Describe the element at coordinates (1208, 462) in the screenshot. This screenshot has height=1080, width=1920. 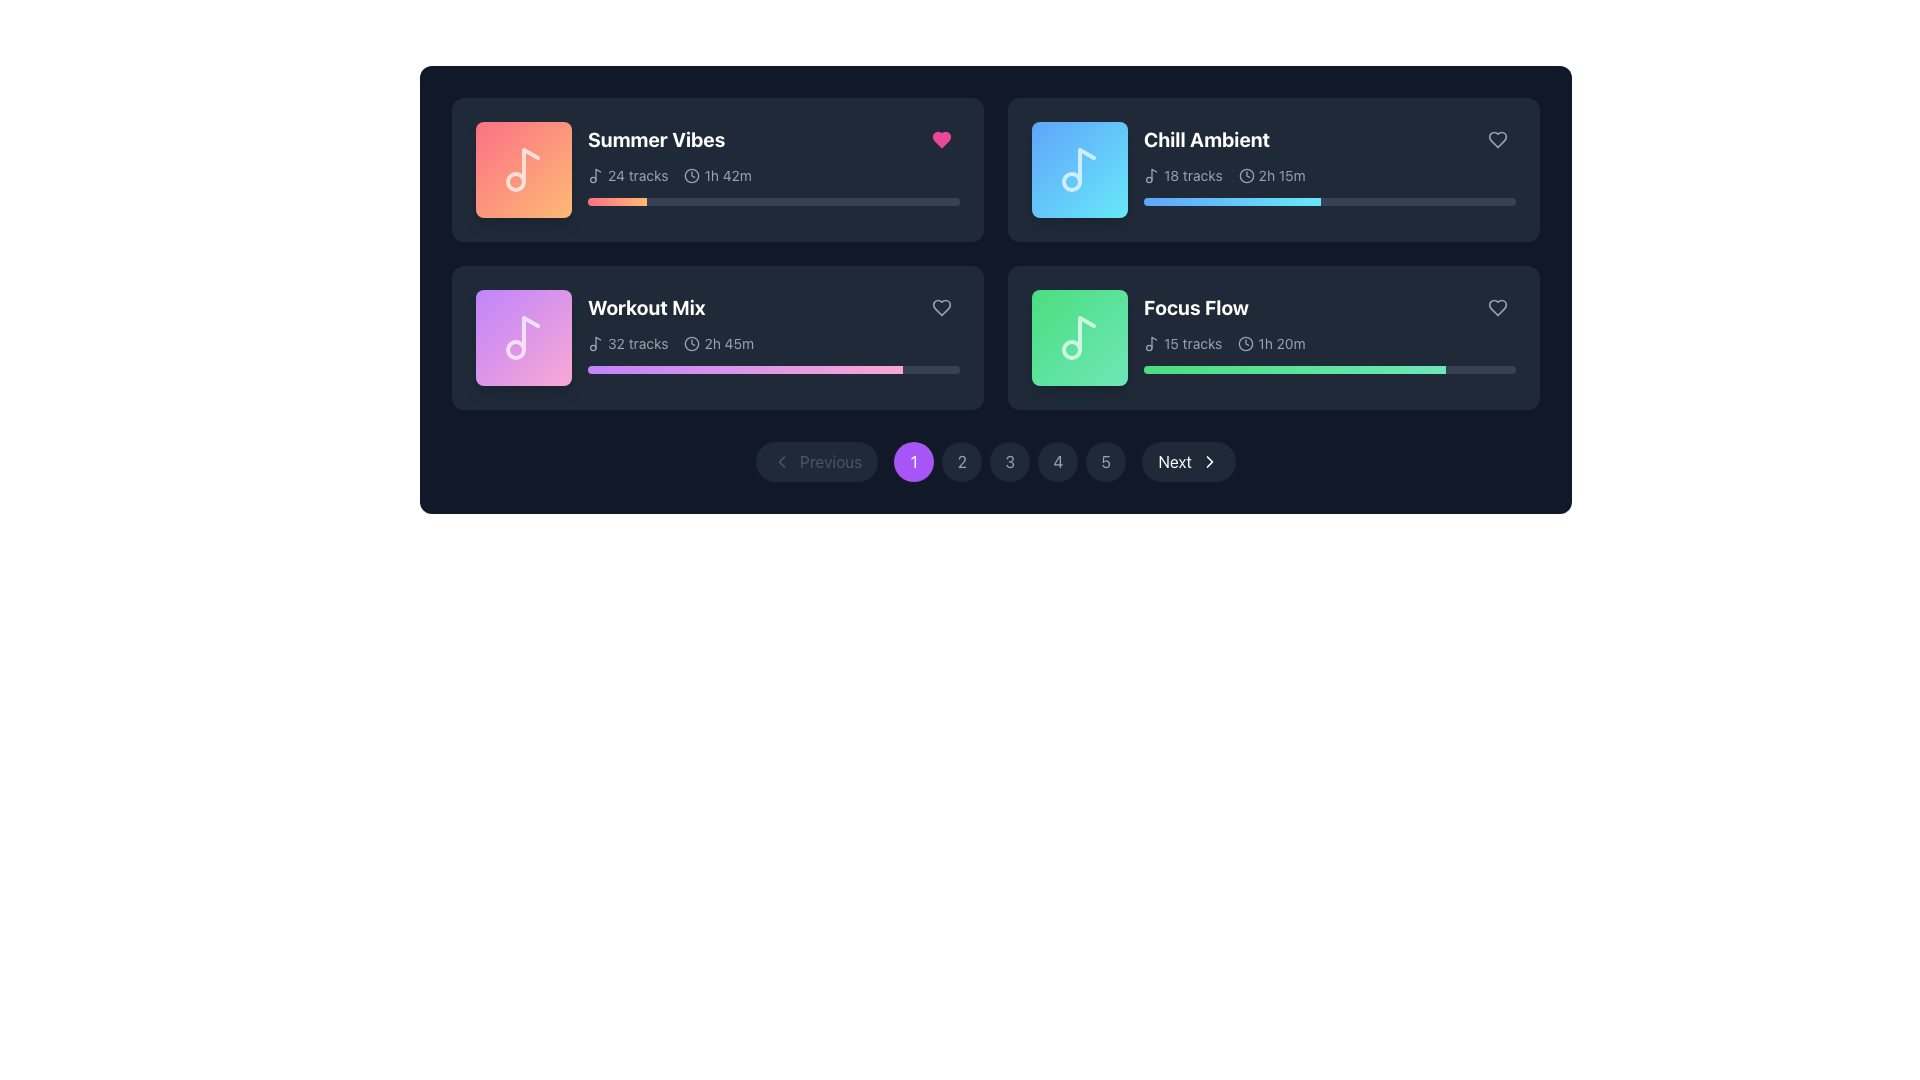
I see `the chevron-shaped icon styled as a rightward arrow, which is positioned inside the 'Next' button in the bottom-right section of the interface` at that location.